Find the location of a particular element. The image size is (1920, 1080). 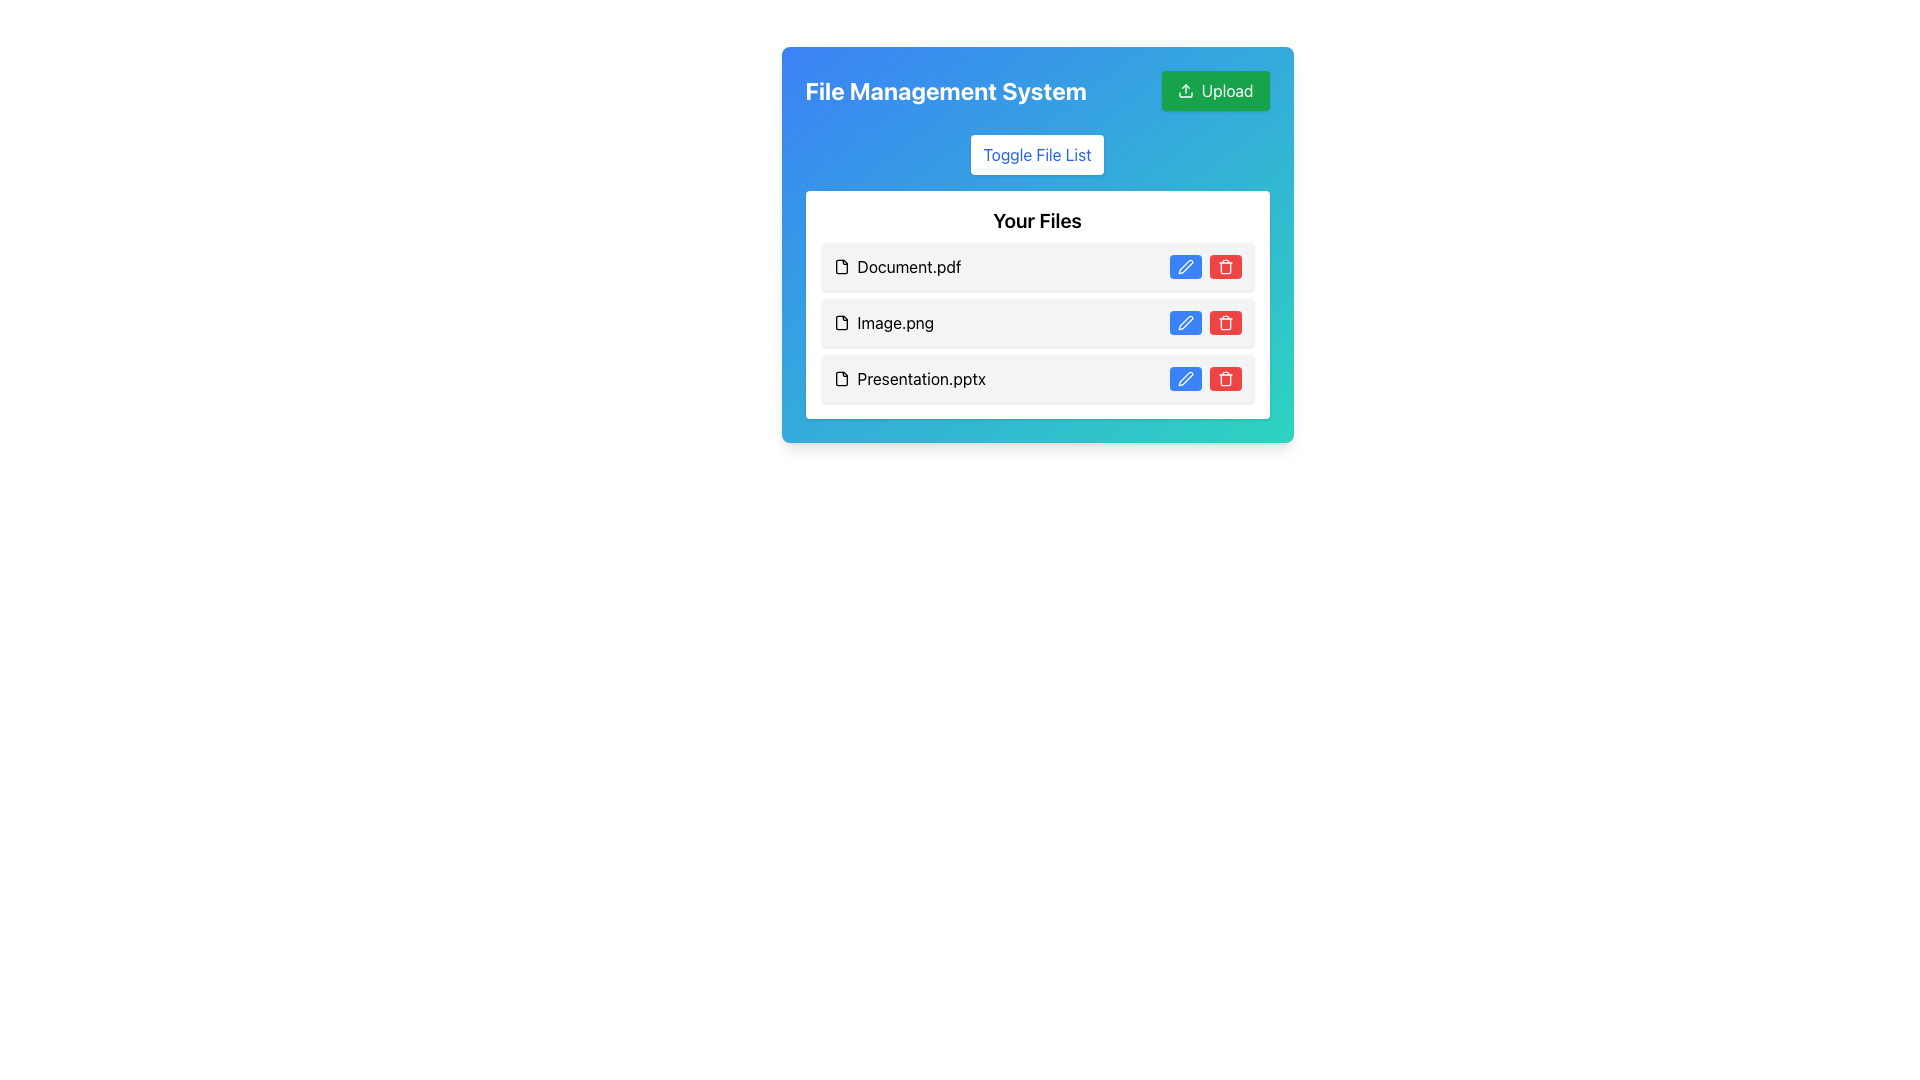

the pen-shaped icon located next to the filename 'Image.png' in the file list is located at coordinates (1185, 265).